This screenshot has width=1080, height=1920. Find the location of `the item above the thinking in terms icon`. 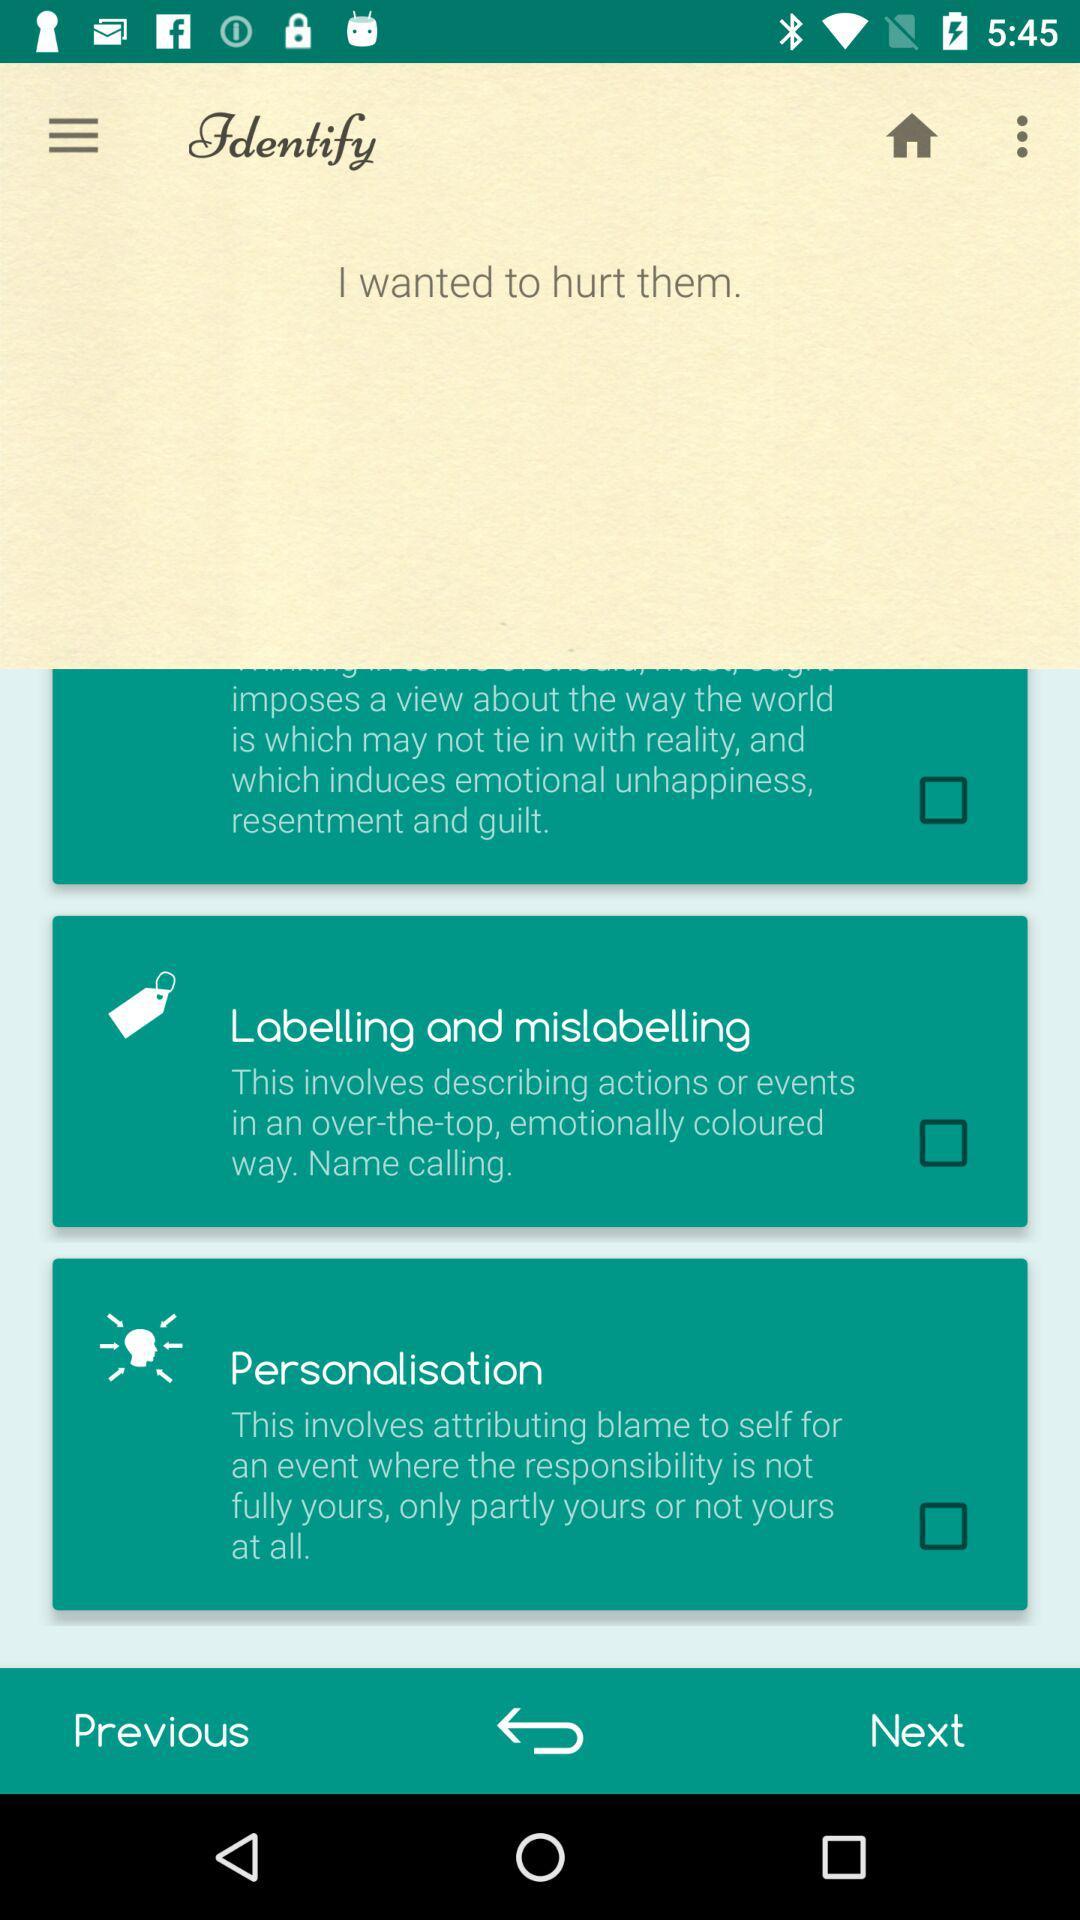

the item above the thinking in terms icon is located at coordinates (538, 438).